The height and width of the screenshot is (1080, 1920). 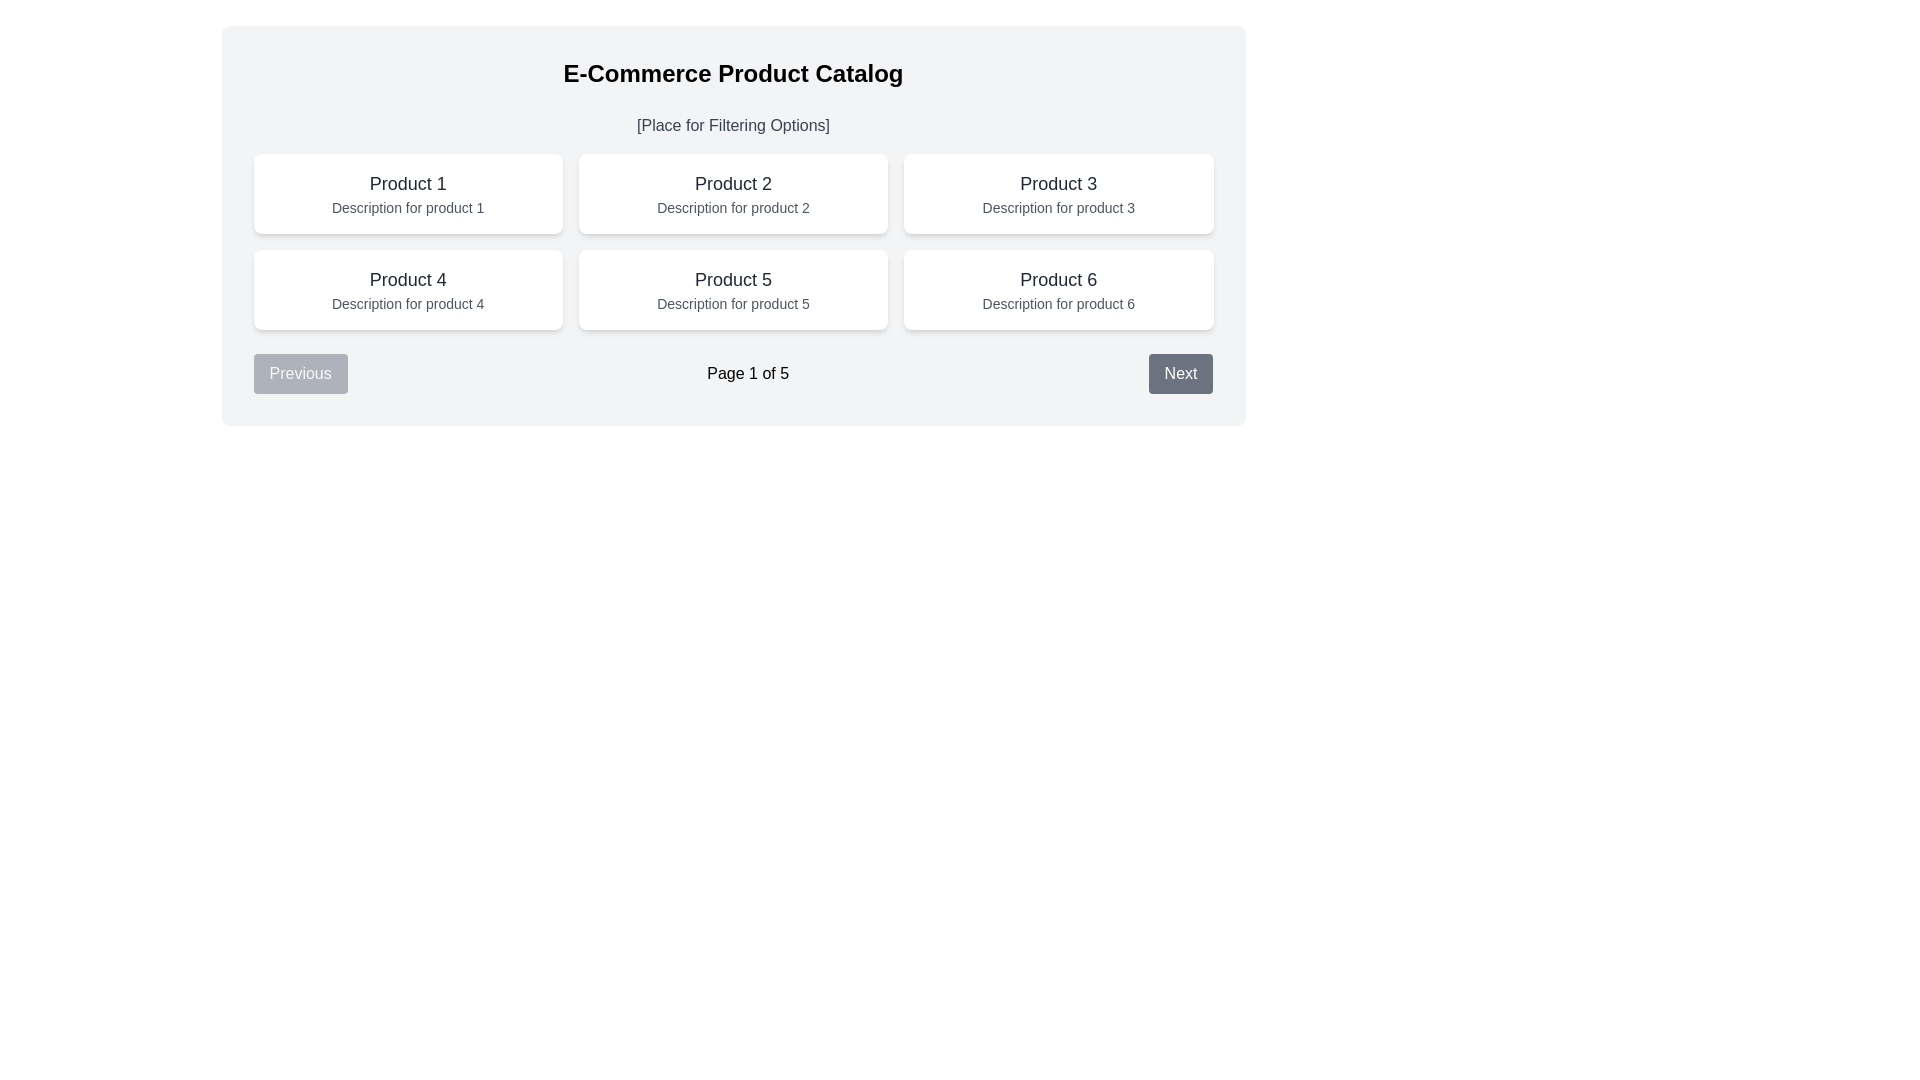 I want to click on the product display card for 'Product 6', located in the bottom-right corner of the grid layout, so click(x=1057, y=289).